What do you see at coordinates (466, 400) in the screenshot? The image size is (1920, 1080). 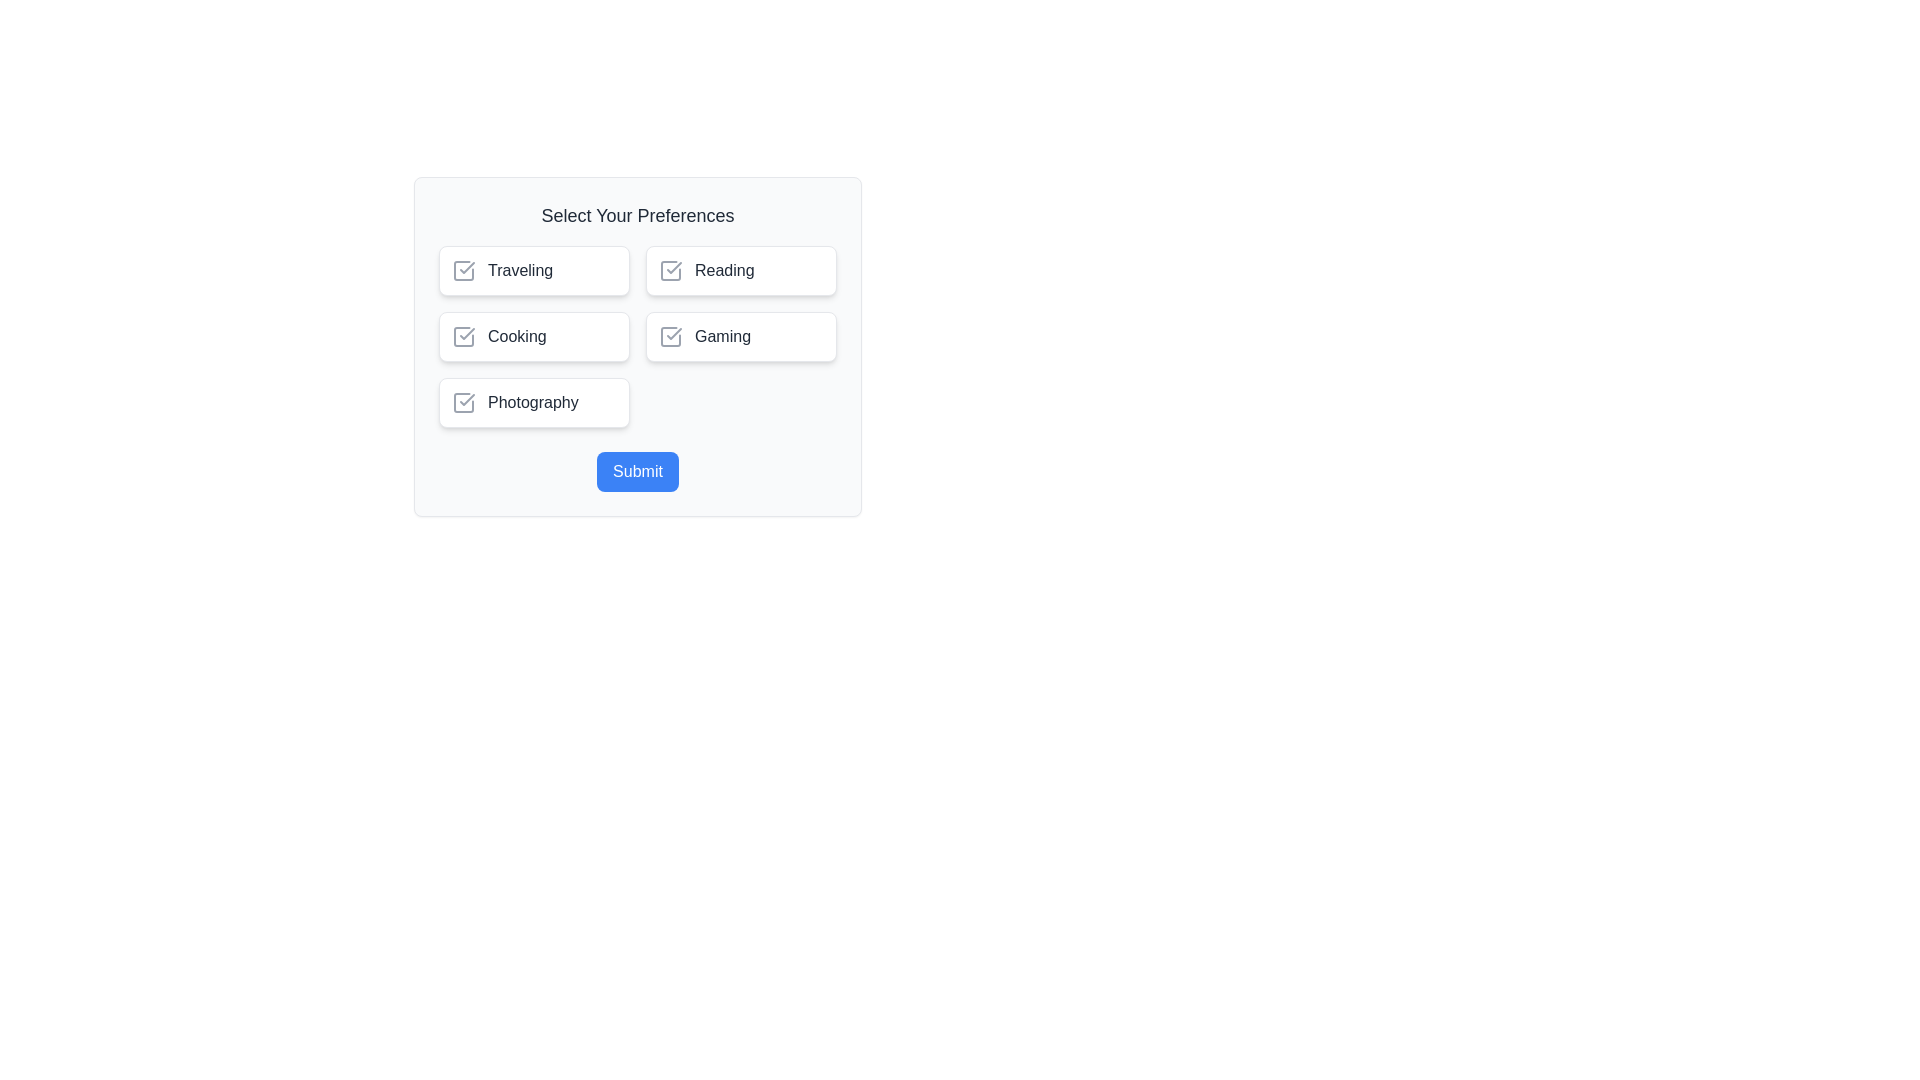 I see `the checkmark icon that indicates the 'Photography' option is selected, located to the left of the 'Photography' label` at bounding box center [466, 400].